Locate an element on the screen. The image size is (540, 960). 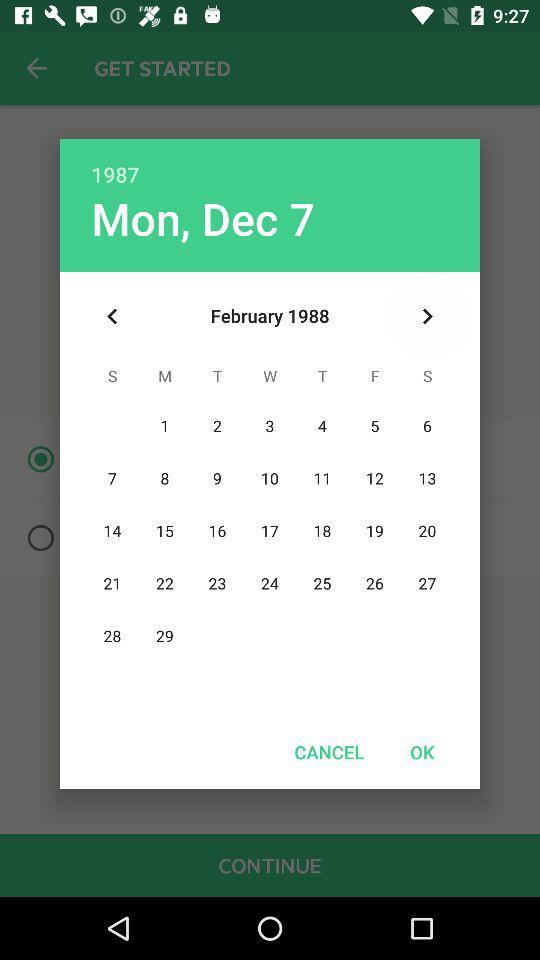
icon below 1987 item is located at coordinates (202, 218).